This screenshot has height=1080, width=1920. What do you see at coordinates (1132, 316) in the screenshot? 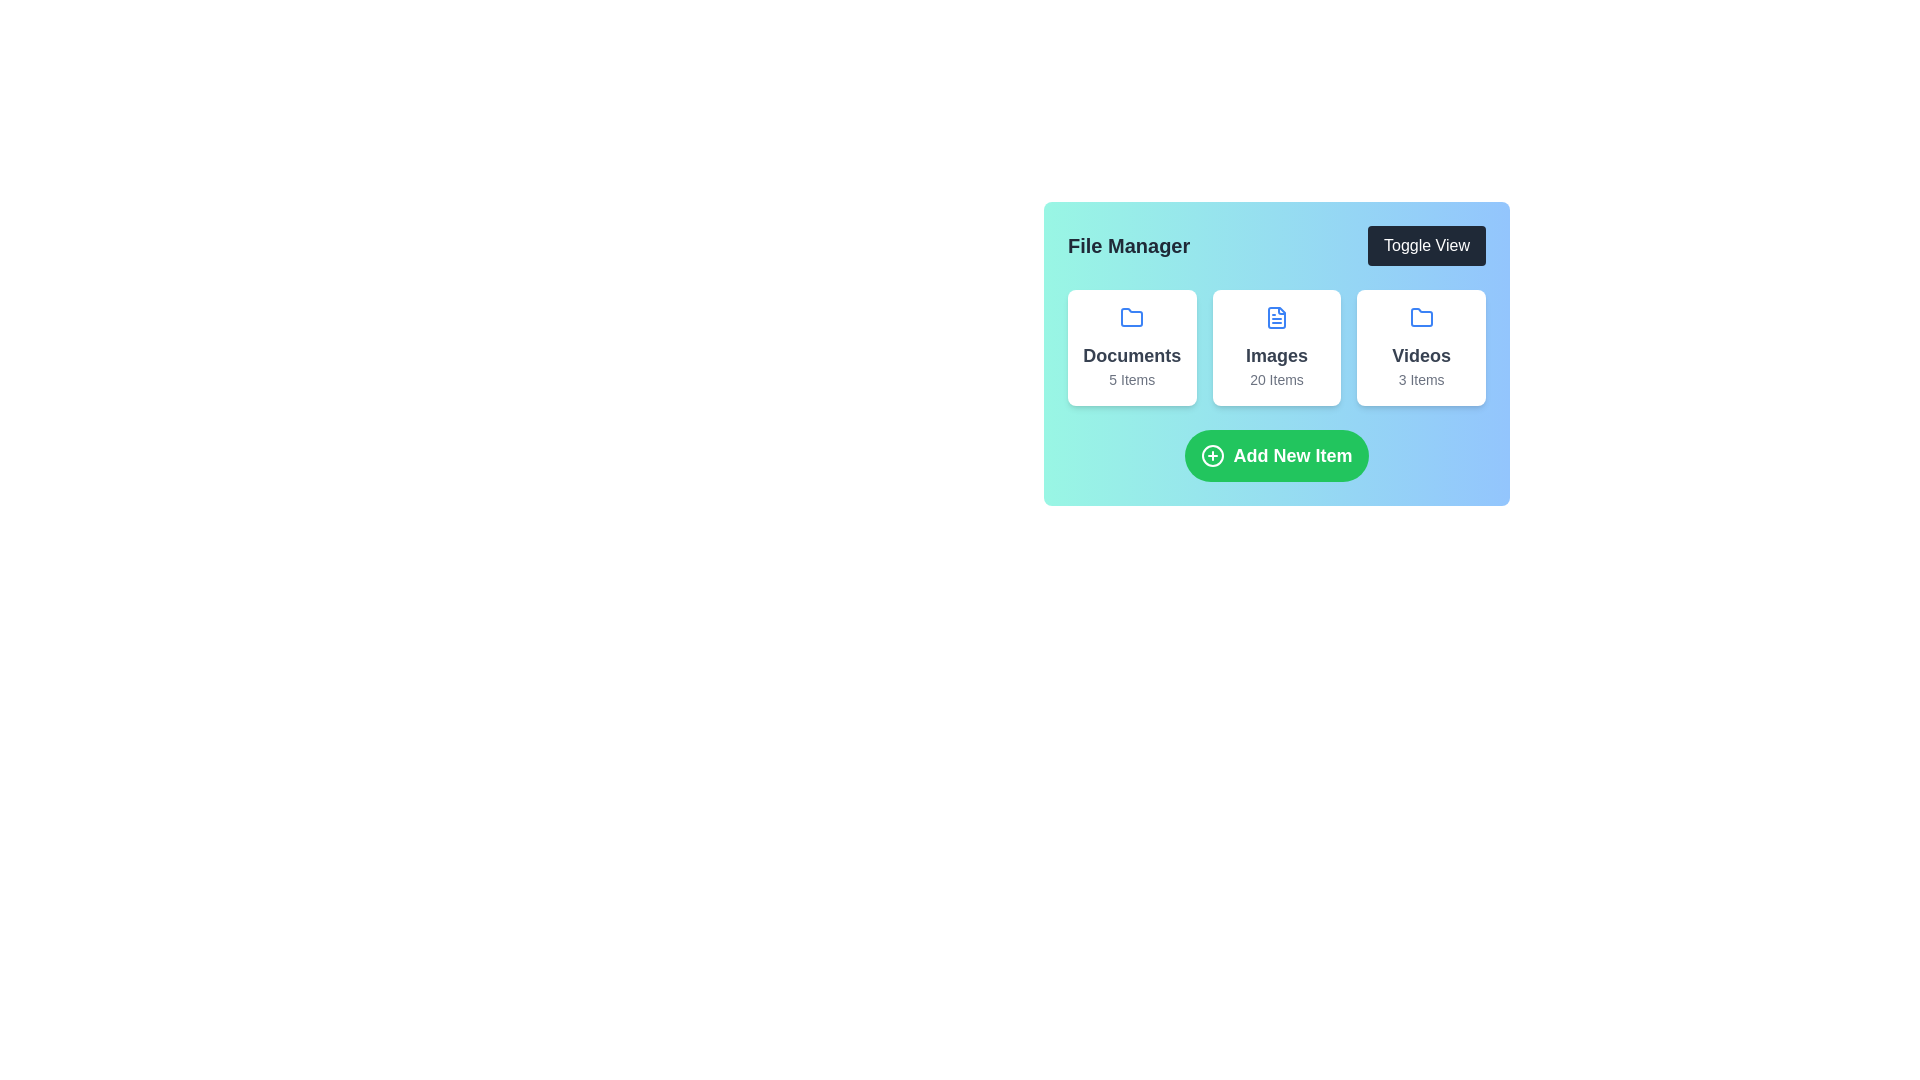
I see `the folder icon with a blue outline located at the top center above the text 'Documents' to interact with it` at bounding box center [1132, 316].